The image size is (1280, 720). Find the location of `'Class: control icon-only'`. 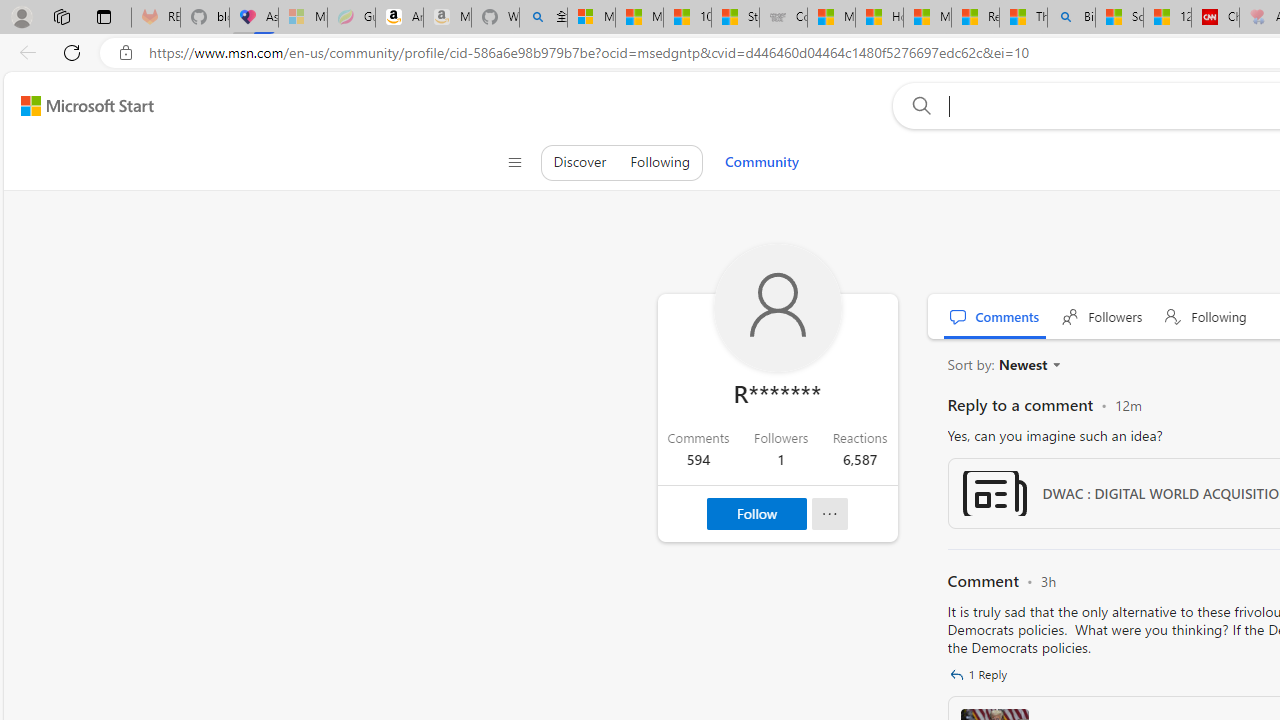

'Class: control icon-only' is located at coordinates (514, 162).